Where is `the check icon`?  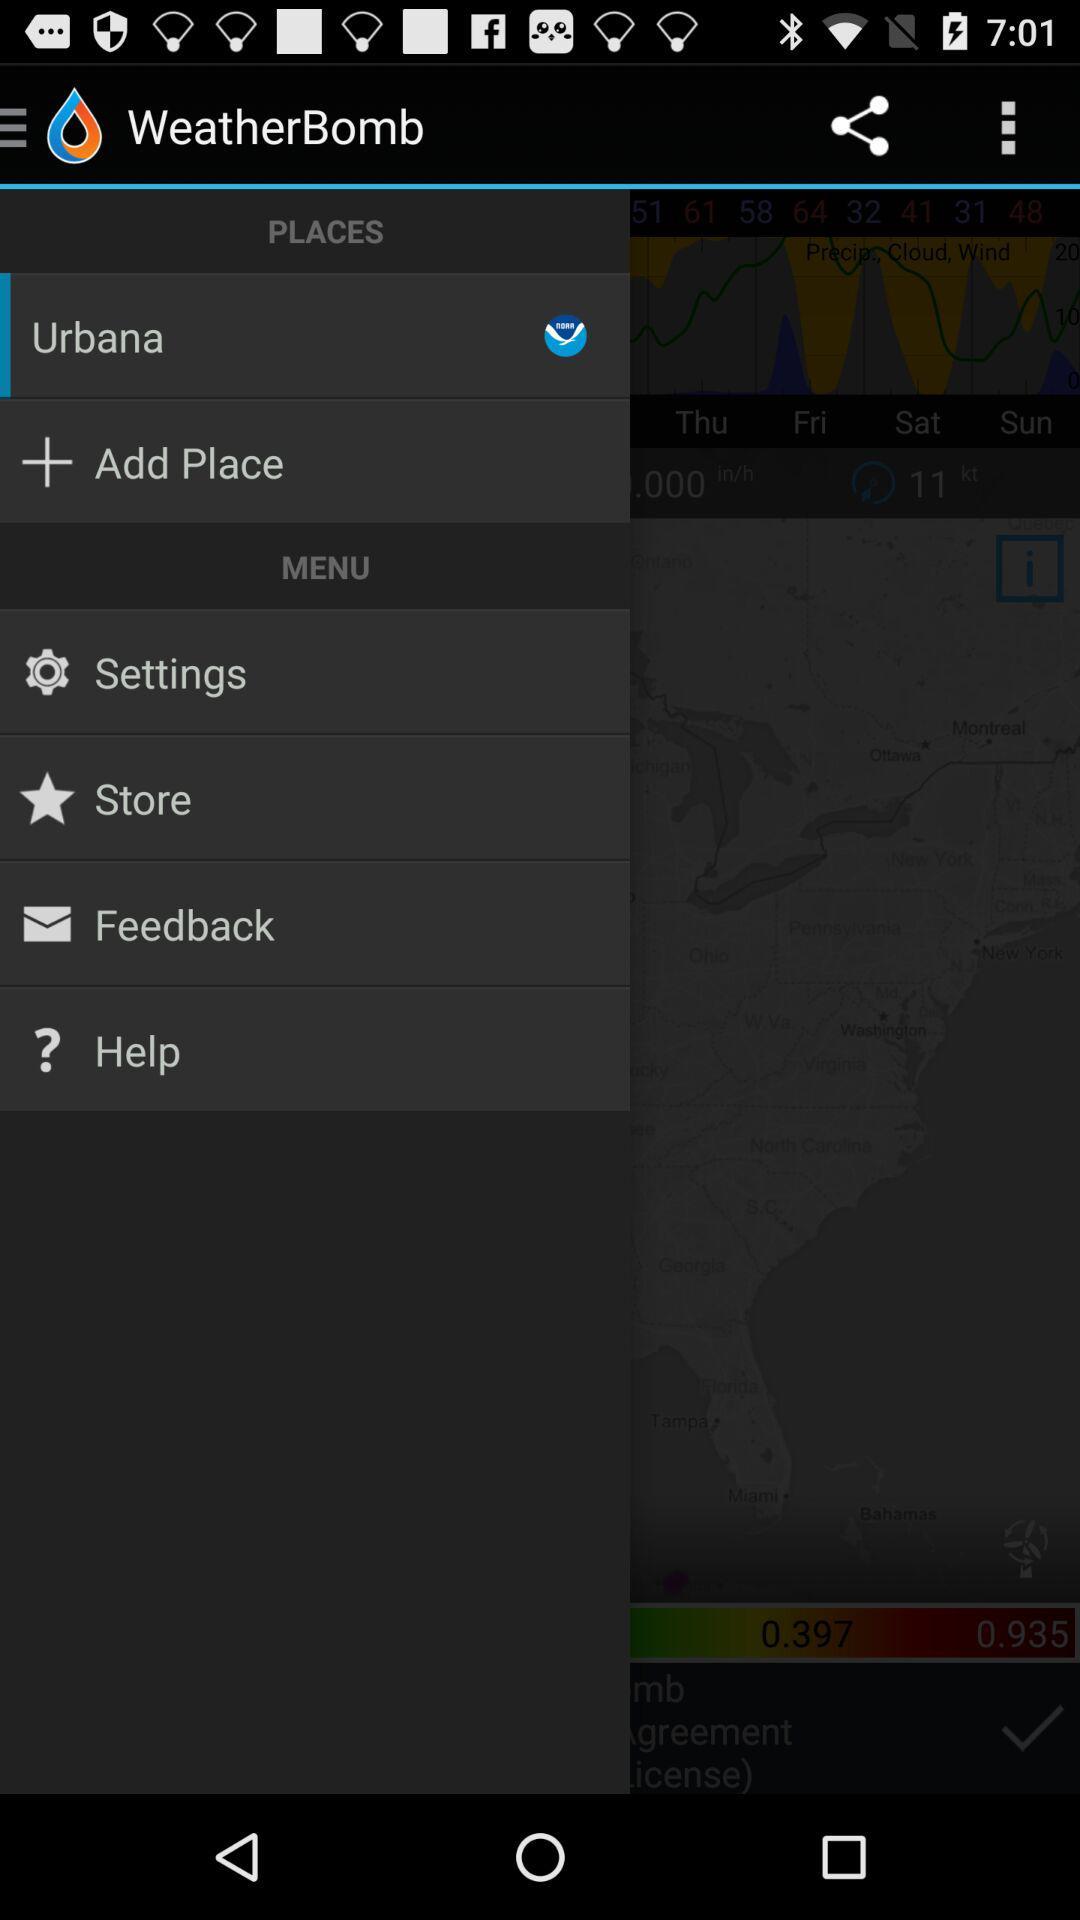
the check icon is located at coordinates (1032, 1848).